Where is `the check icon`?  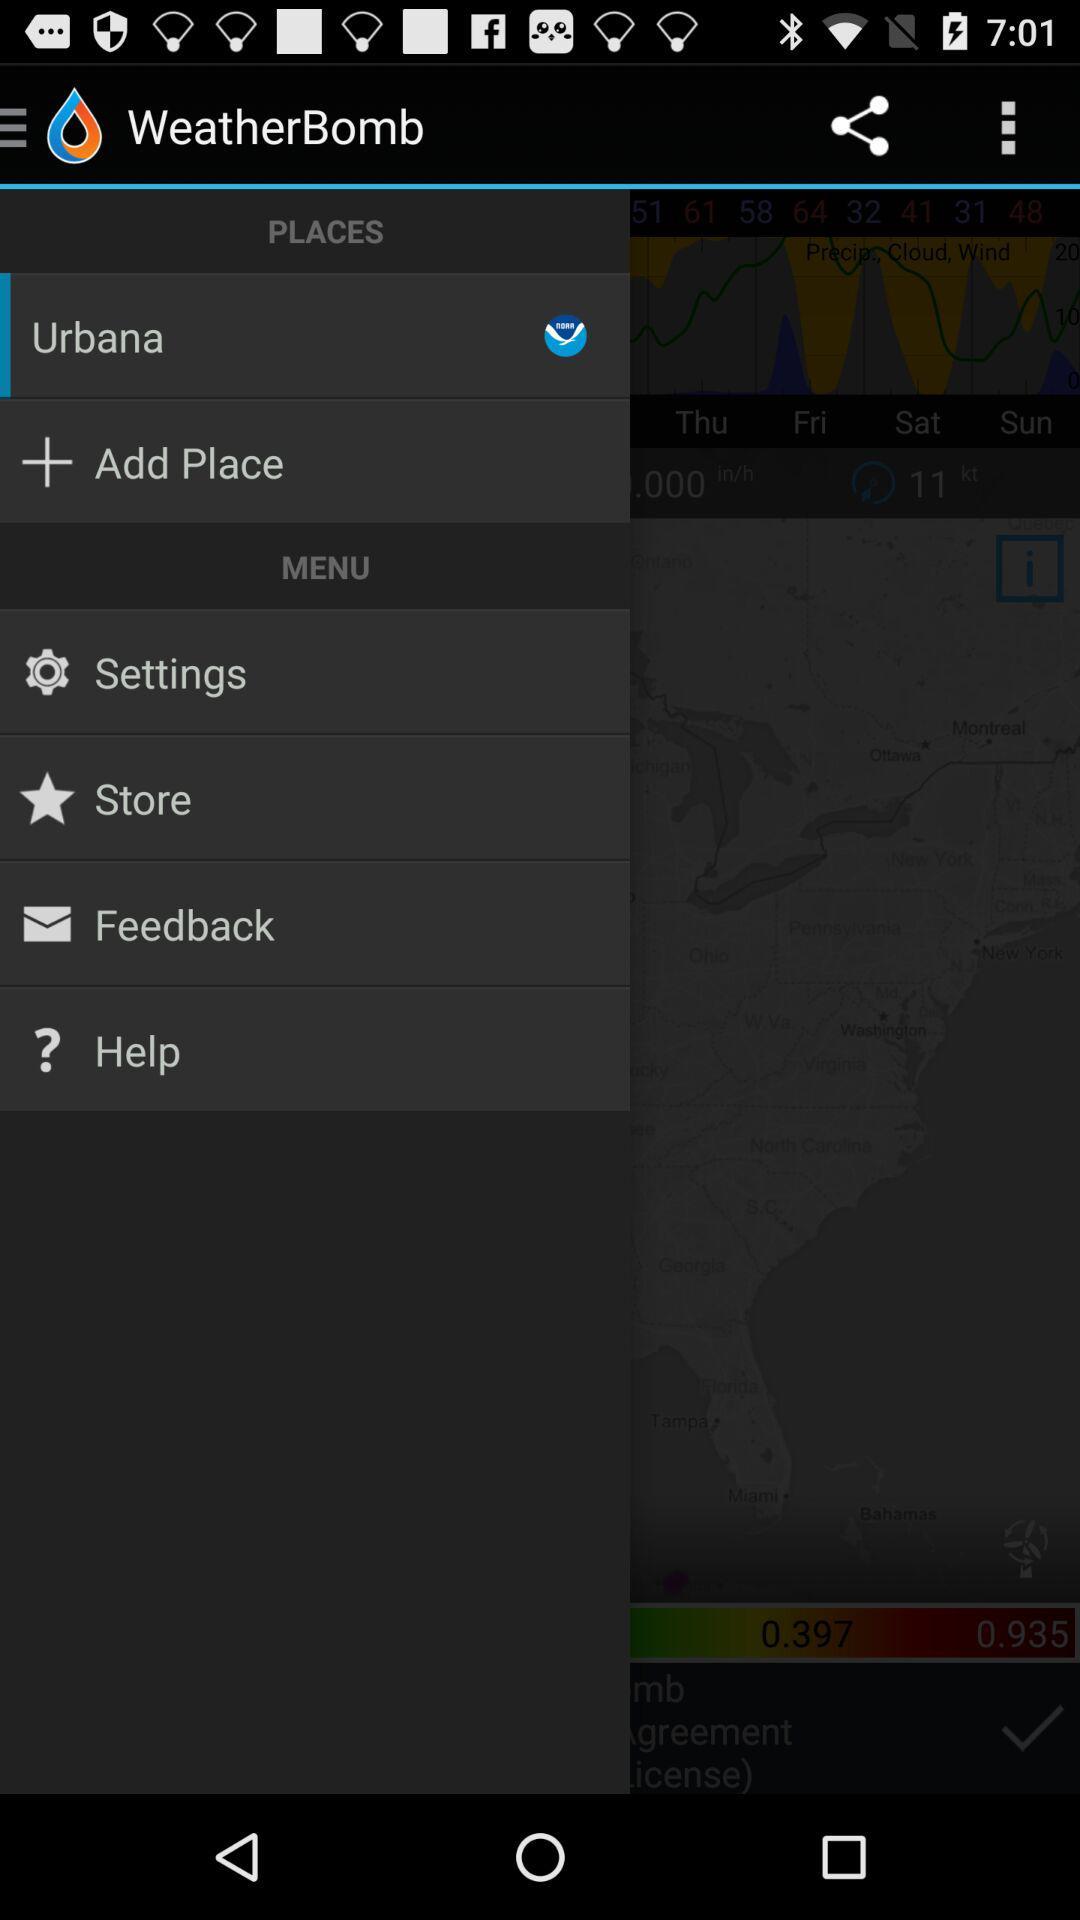
the check icon is located at coordinates (1032, 1848).